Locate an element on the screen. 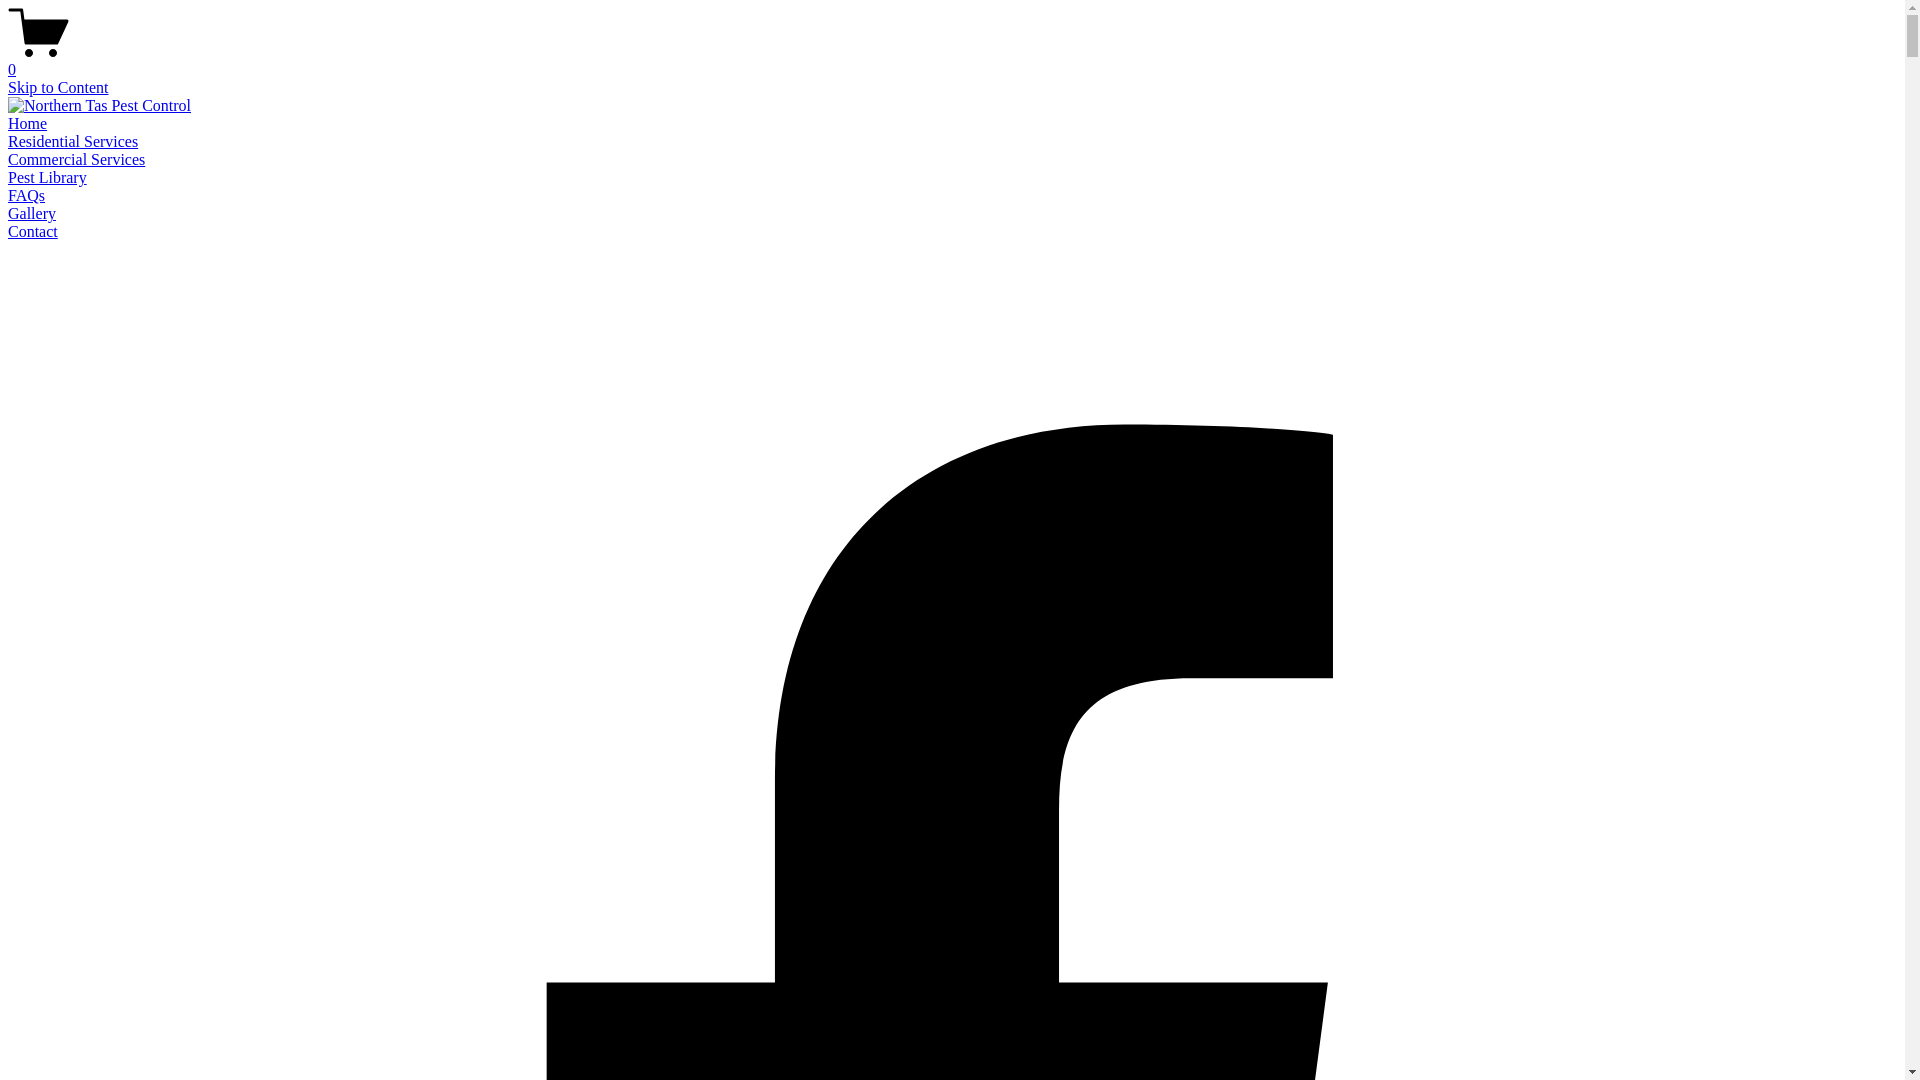  'FAQs' is located at coordinates (26, 195).